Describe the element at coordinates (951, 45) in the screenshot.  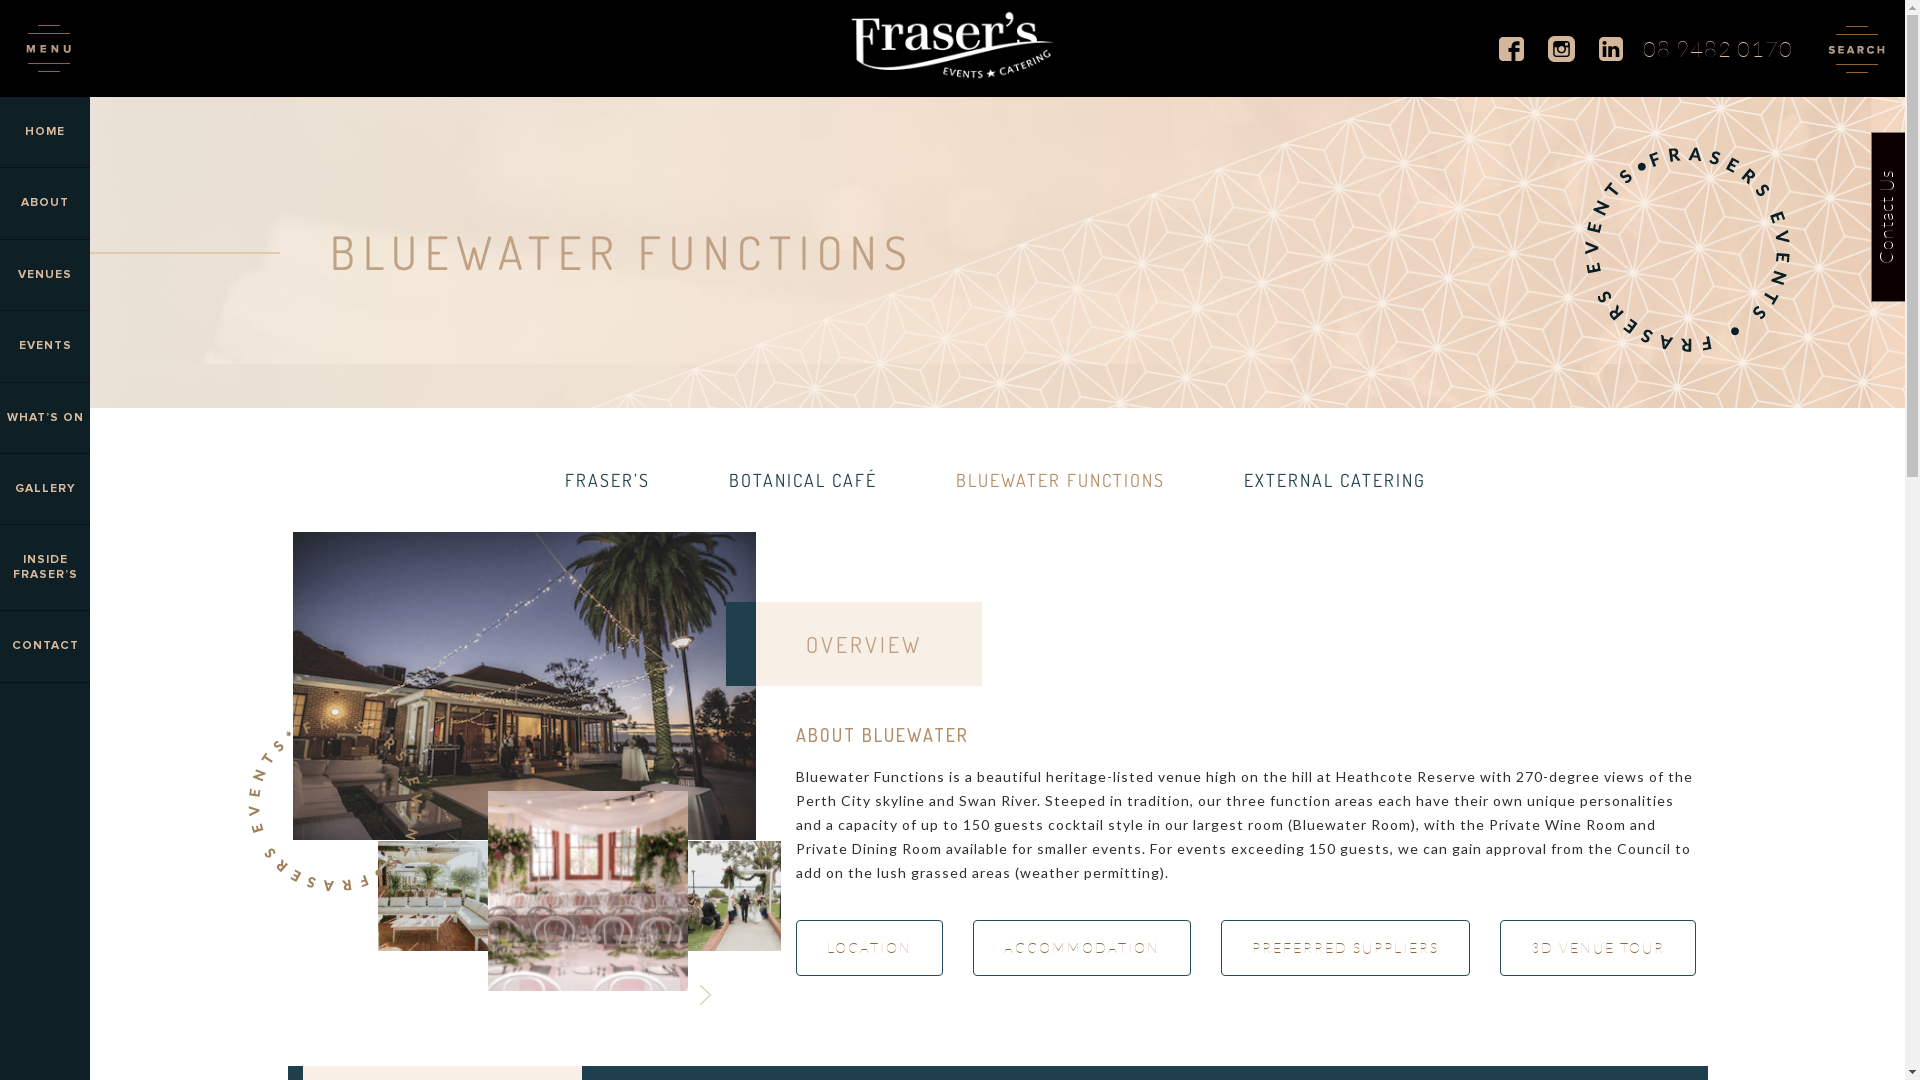
I see `'Fraser's Group'` at that location.